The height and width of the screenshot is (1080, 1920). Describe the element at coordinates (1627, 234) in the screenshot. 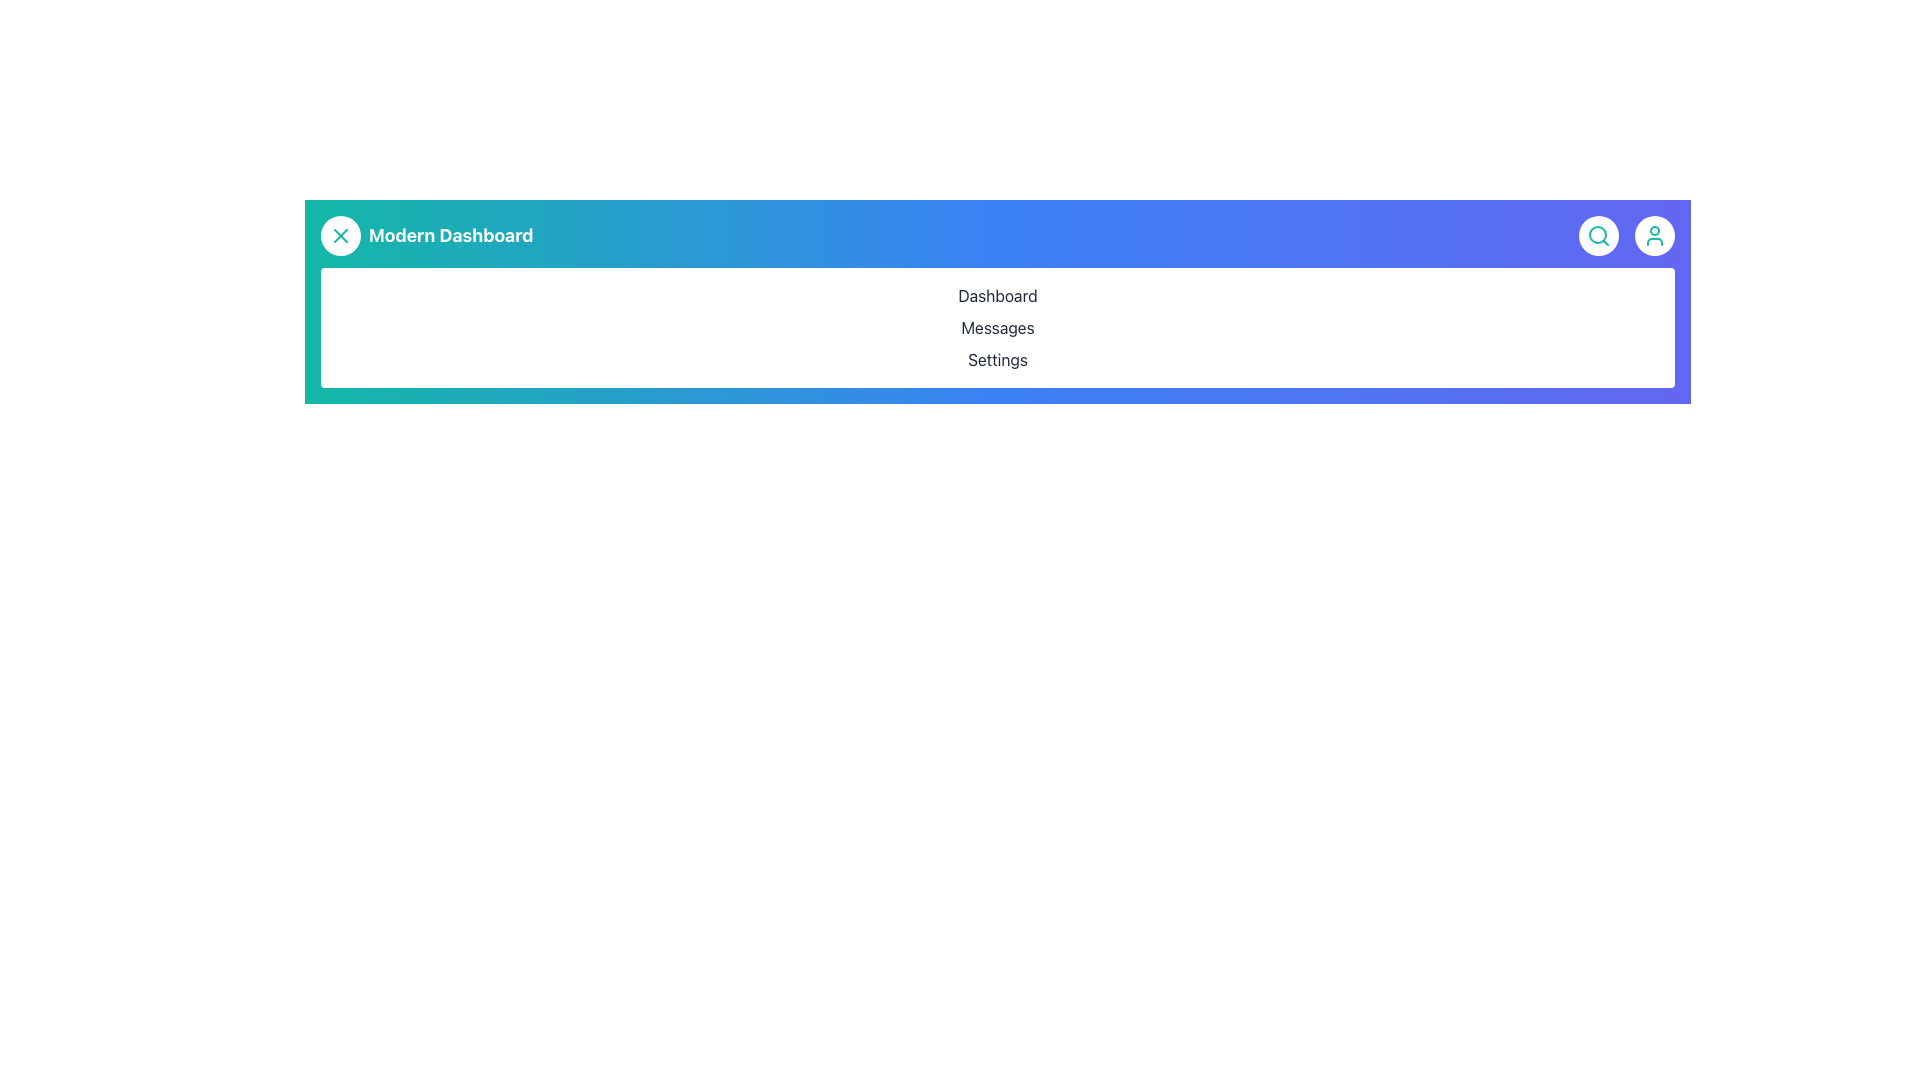

I see `the user icon in the top-right corner of the interface for profile-related actions` at that location.